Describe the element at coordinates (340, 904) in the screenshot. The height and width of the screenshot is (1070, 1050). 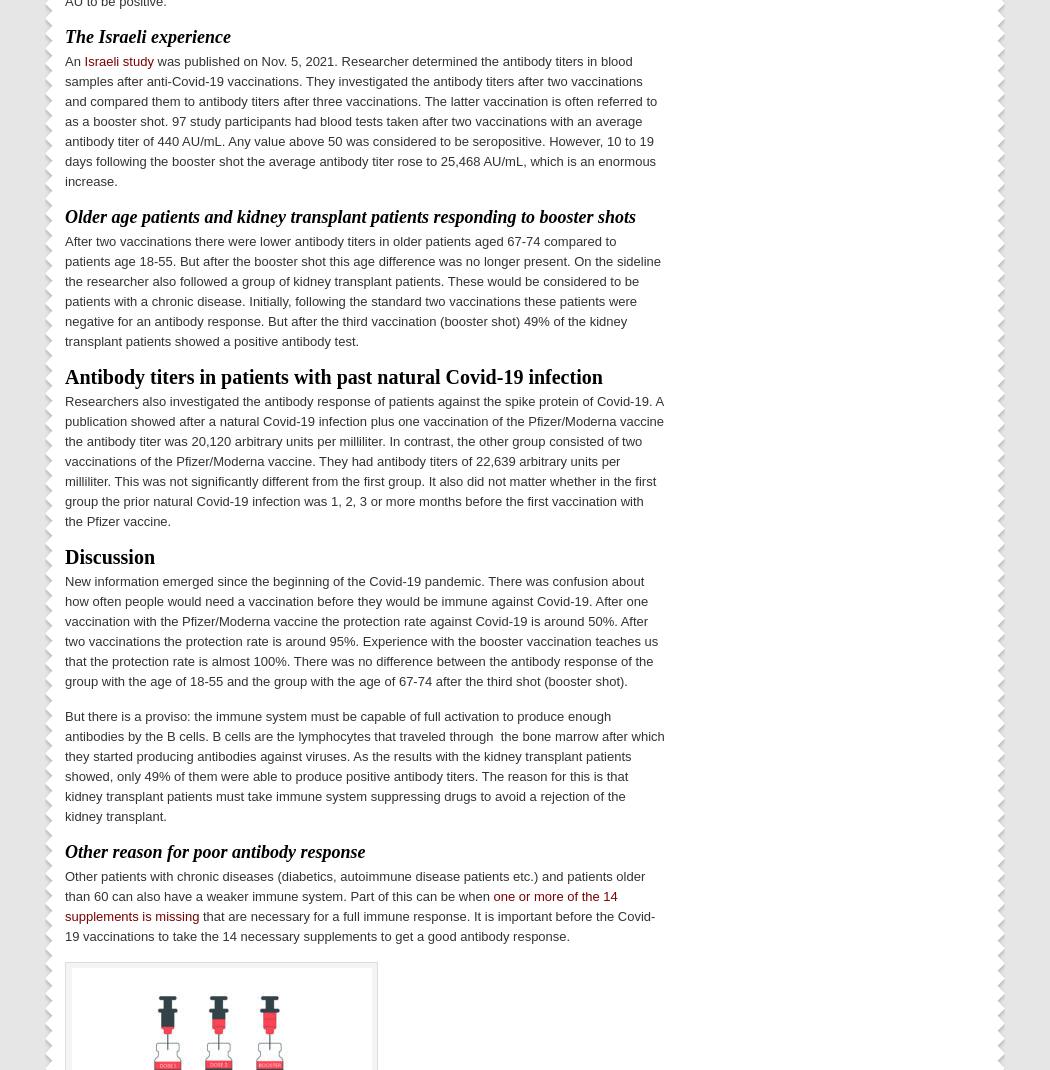
I see `'one or more of the 14 supplements is missing'` at that location.